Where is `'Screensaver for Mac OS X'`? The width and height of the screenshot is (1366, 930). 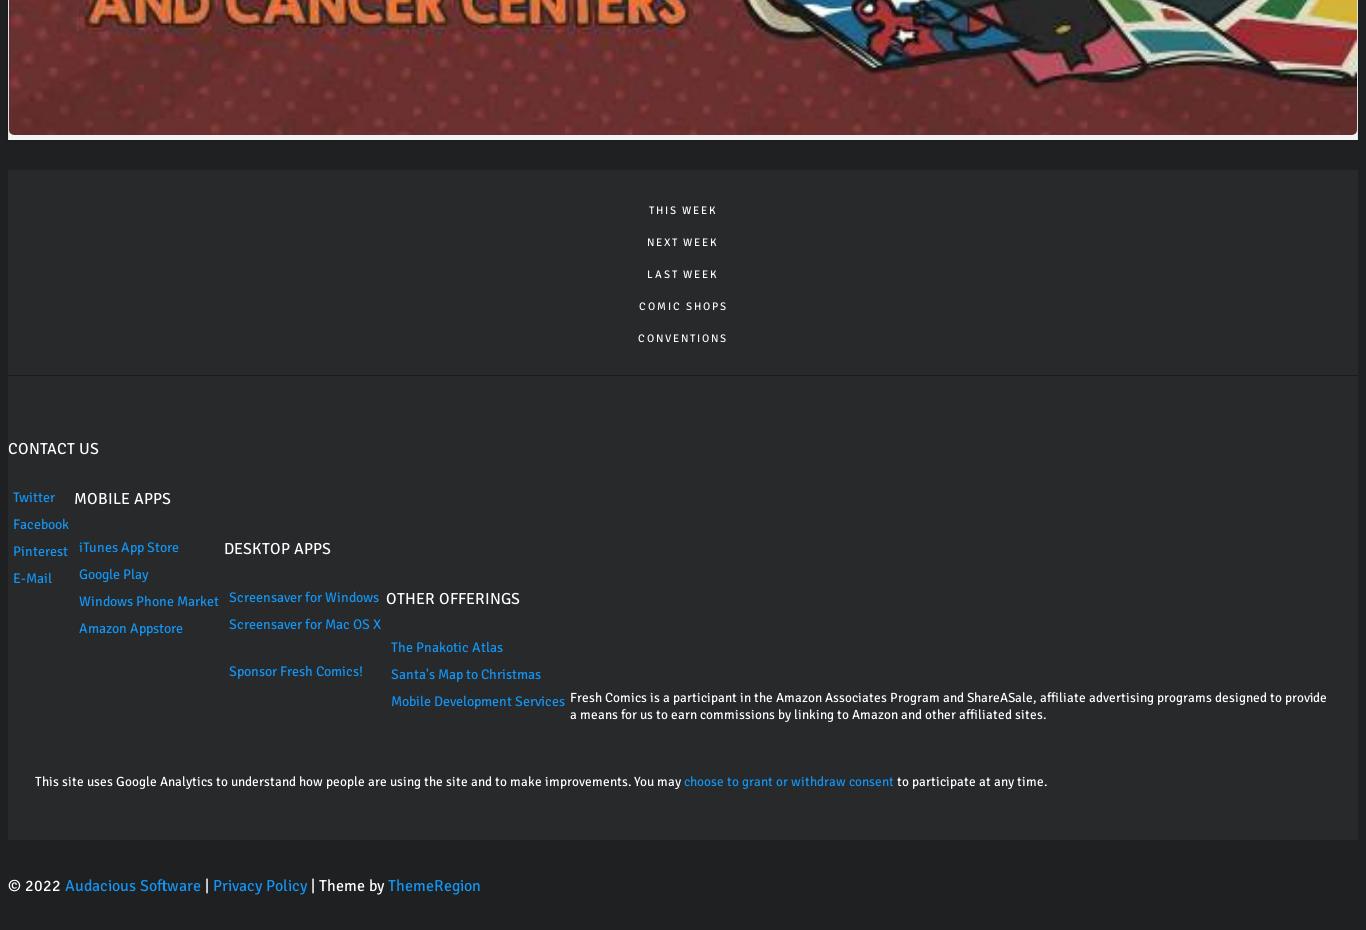 'Screensaver for Mac OS X' is located at coordinates (305, 622).